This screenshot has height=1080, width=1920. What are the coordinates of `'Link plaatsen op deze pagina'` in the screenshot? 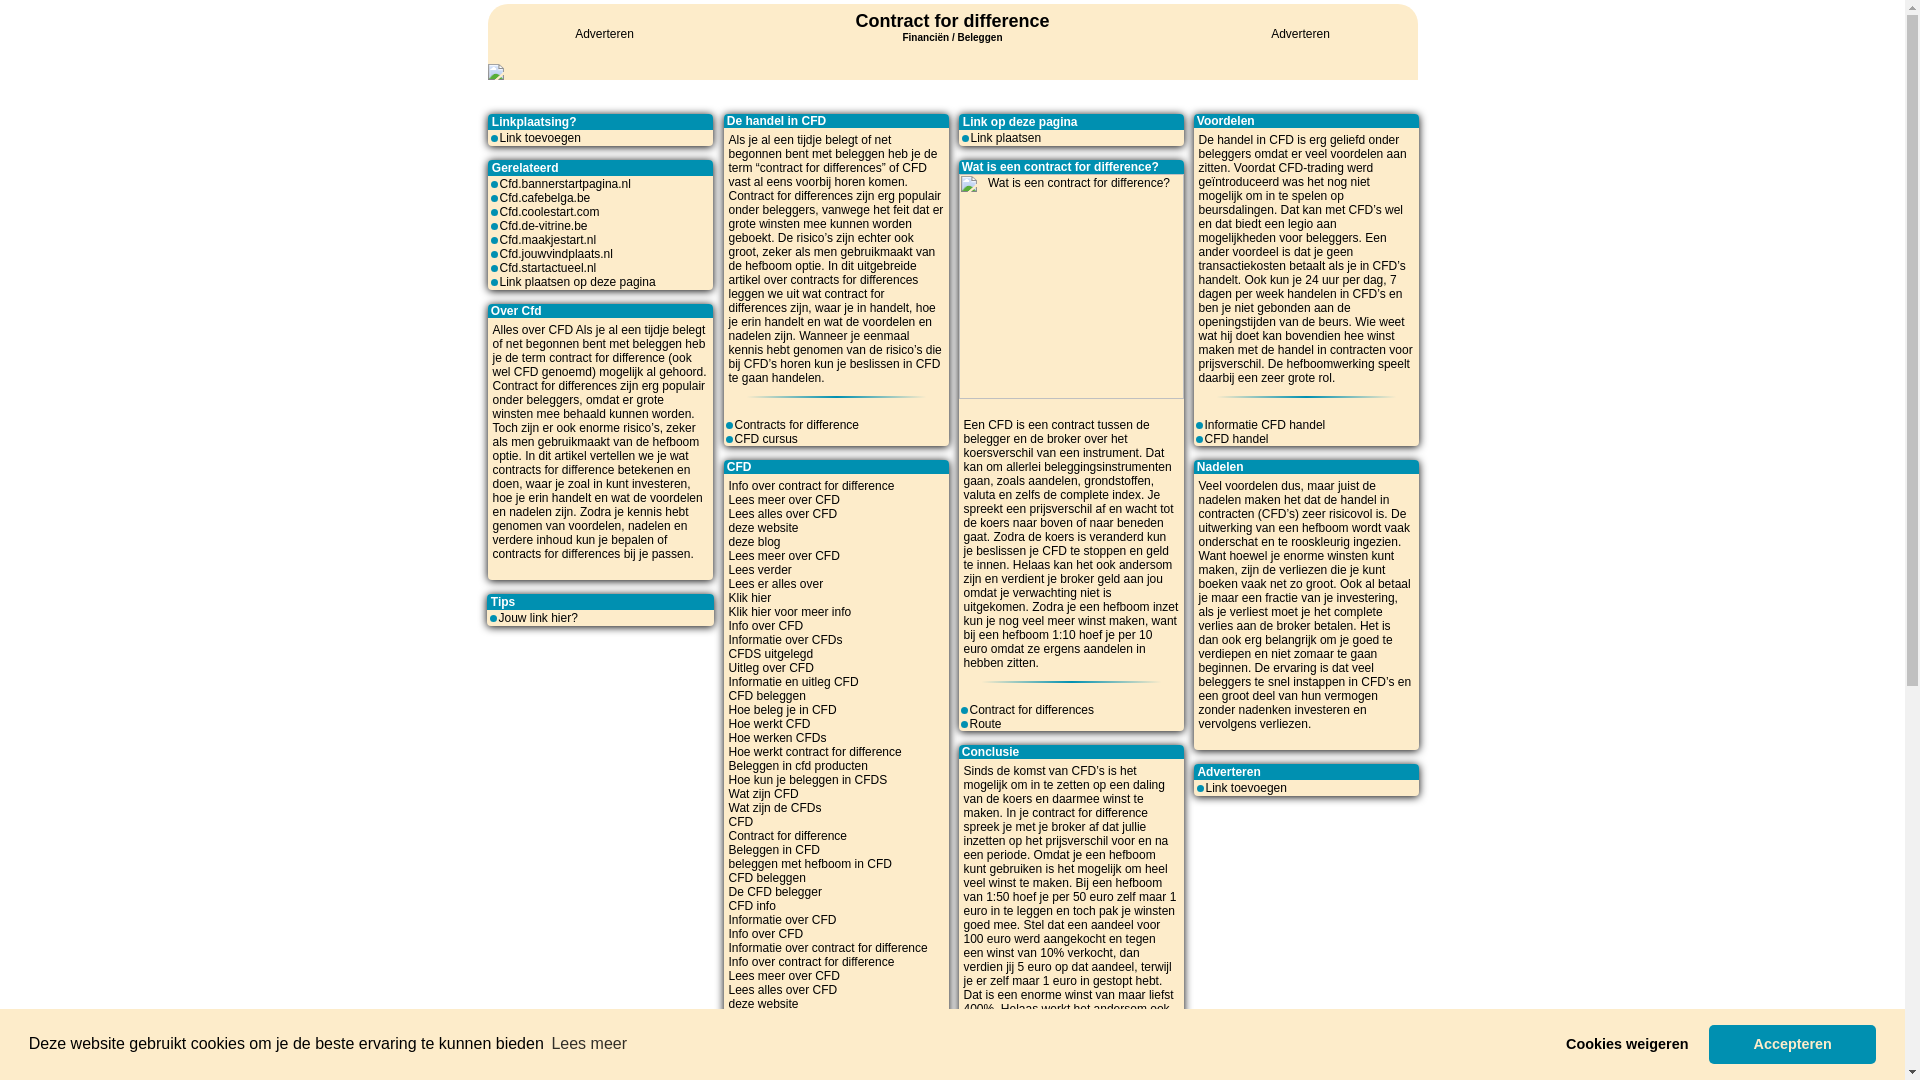 It's located at (576, 281).